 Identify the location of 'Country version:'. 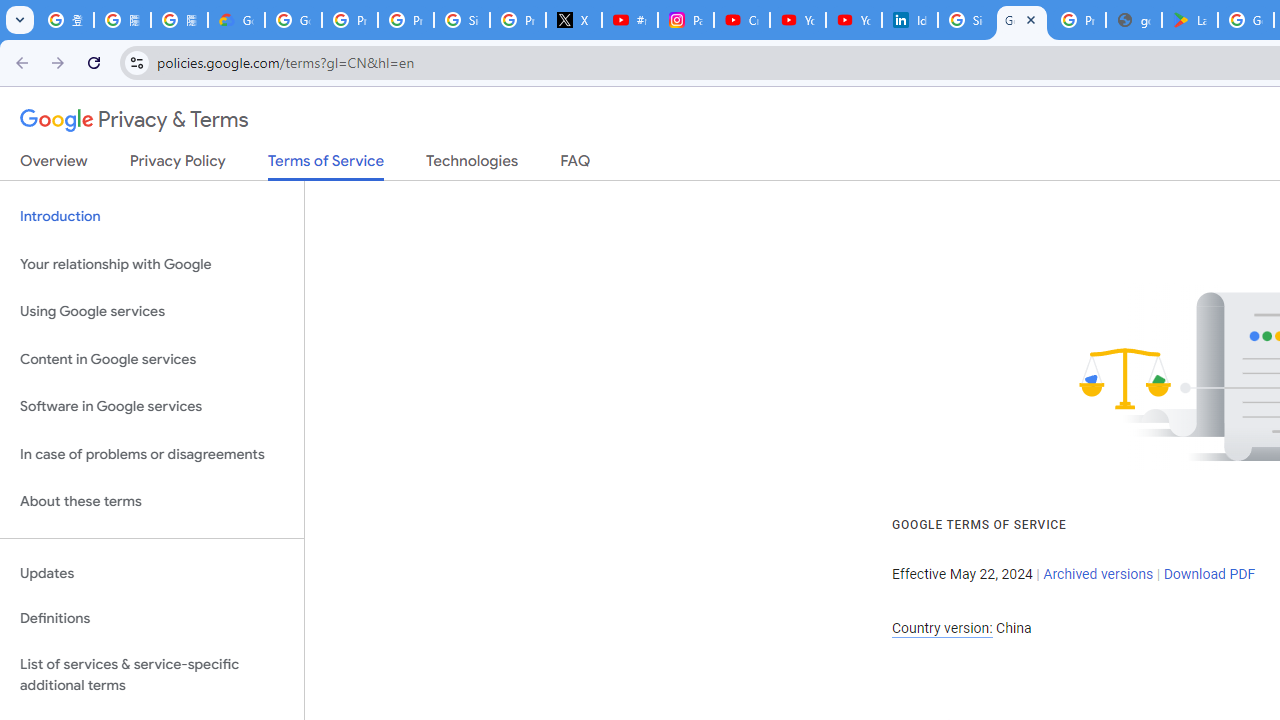
(941, 627).